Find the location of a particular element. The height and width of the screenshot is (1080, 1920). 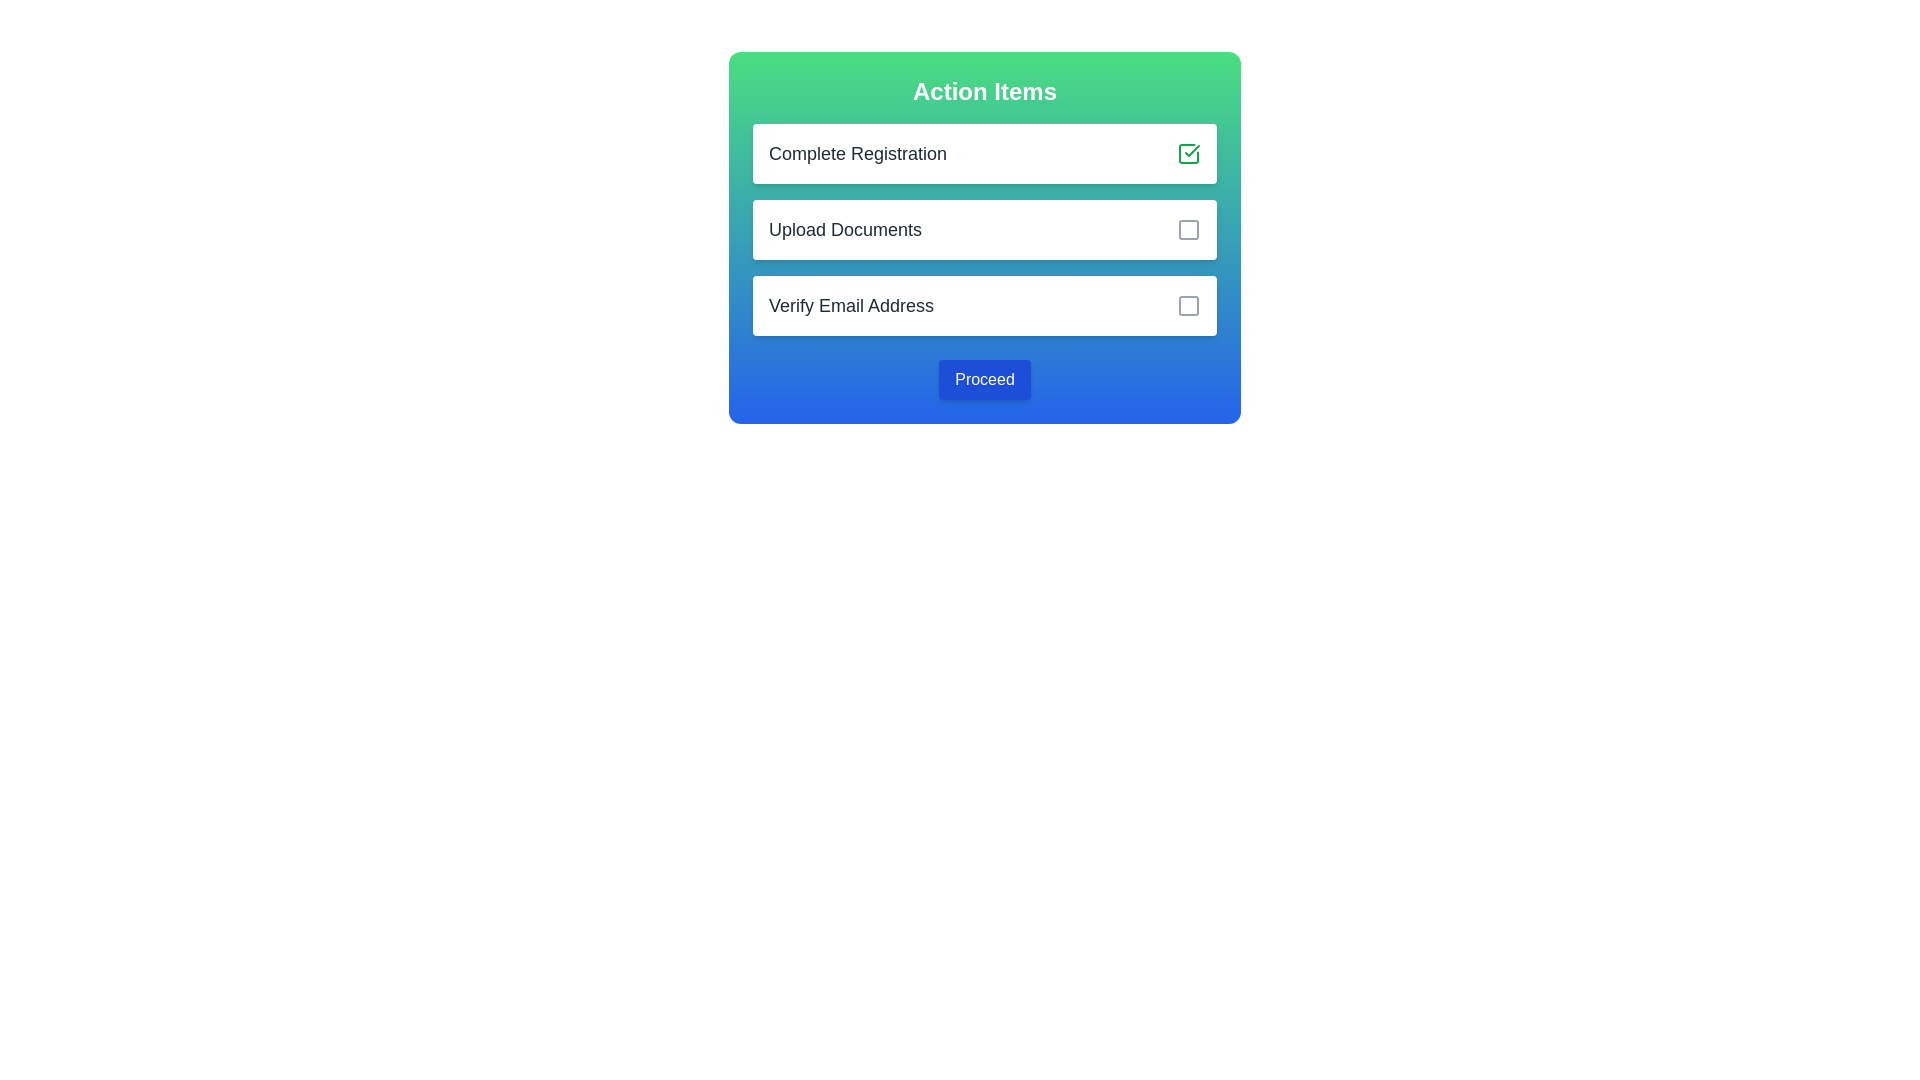

the green checkmark icon located at the rightmost side of the 'Complete Registration' task item box is located at coordinates (1192, 149).